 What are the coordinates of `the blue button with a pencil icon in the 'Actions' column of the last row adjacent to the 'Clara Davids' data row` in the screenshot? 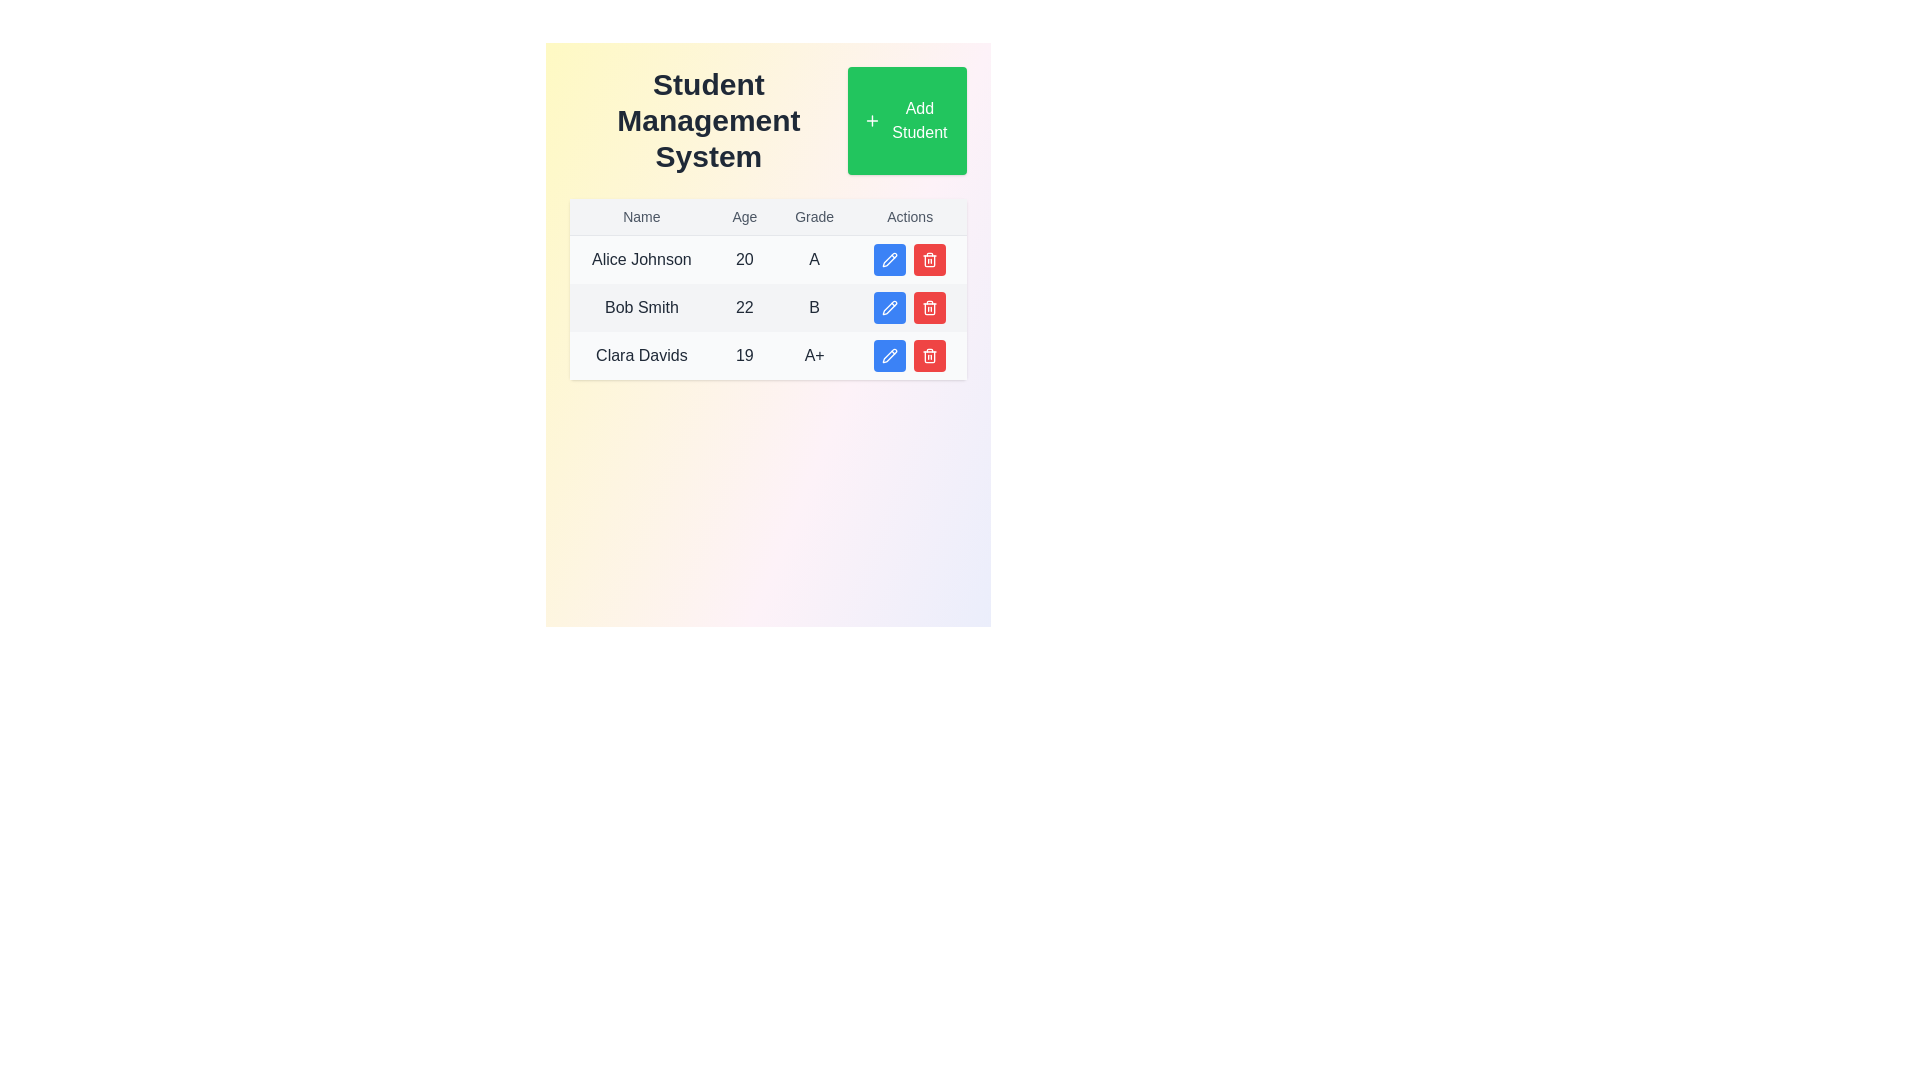 It's located at (889, 354).